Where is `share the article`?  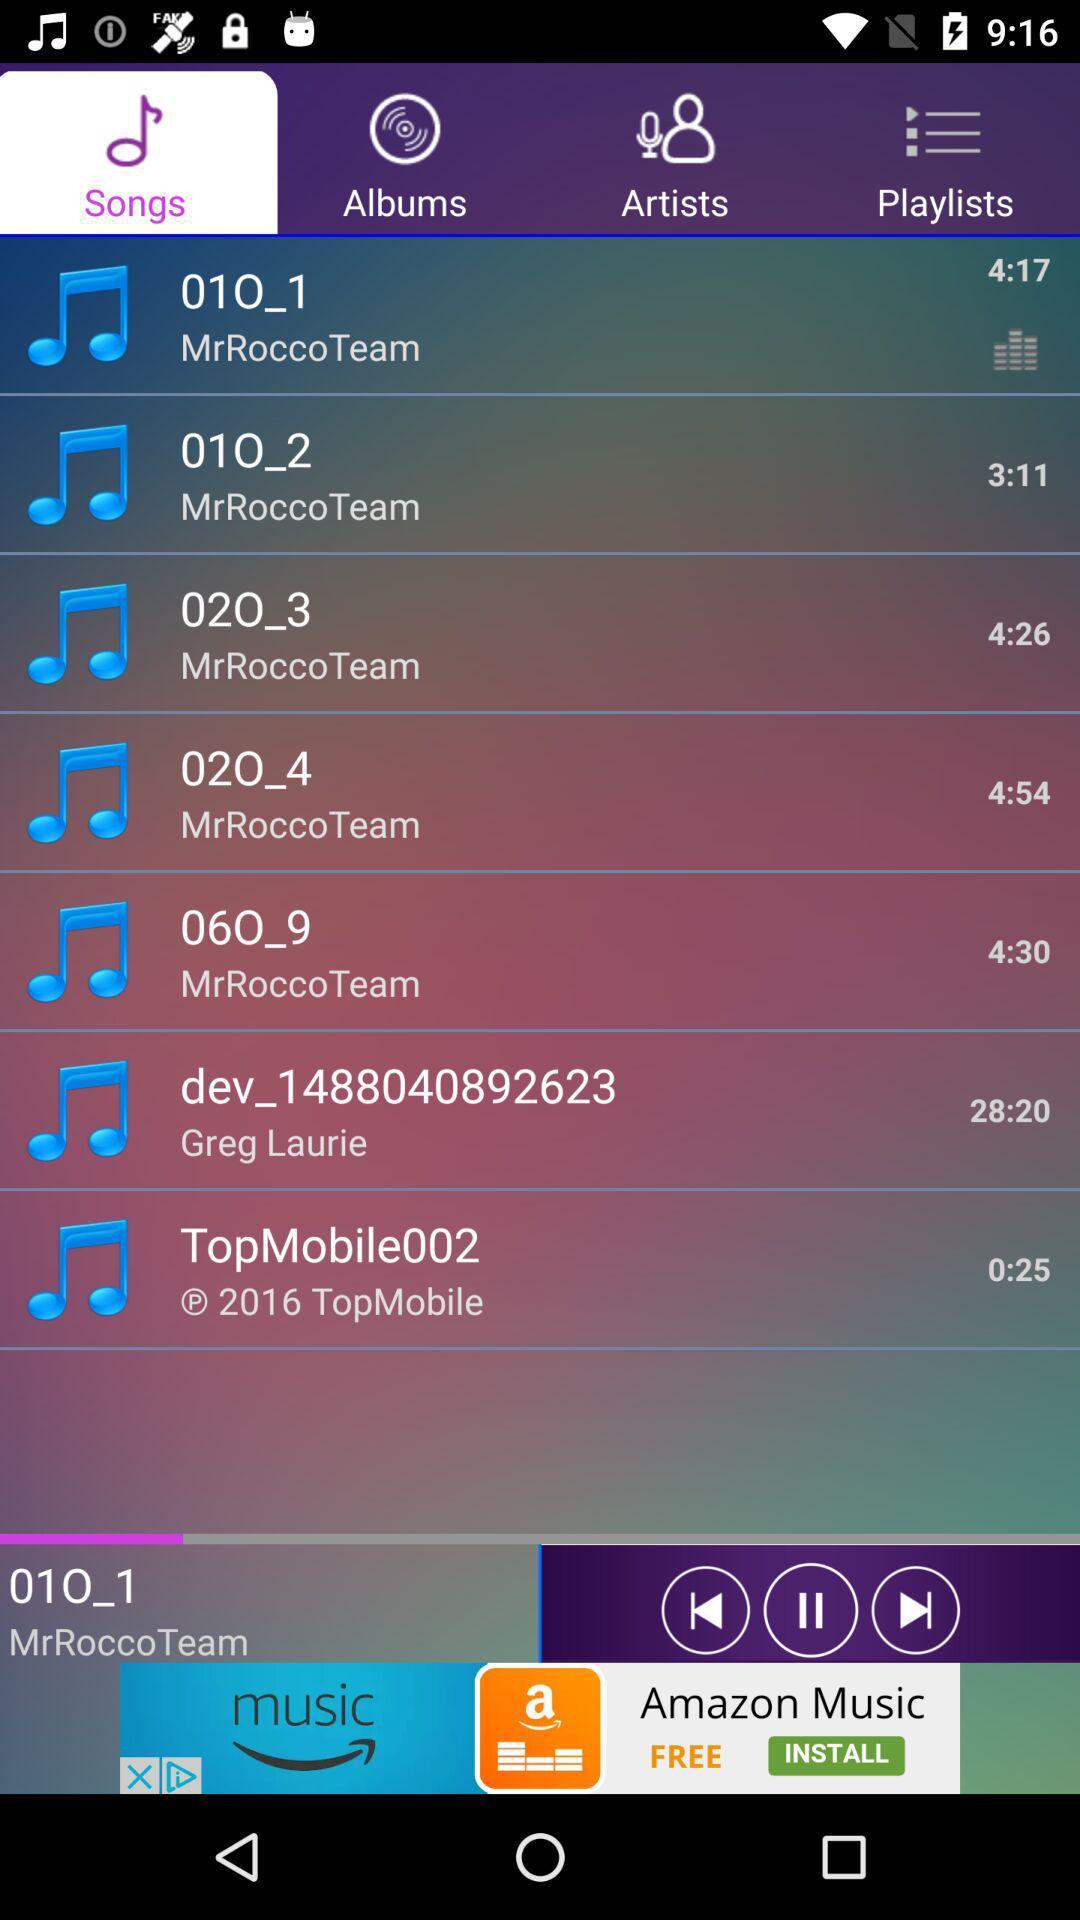 share the article is located at coordinates (540, 1727).